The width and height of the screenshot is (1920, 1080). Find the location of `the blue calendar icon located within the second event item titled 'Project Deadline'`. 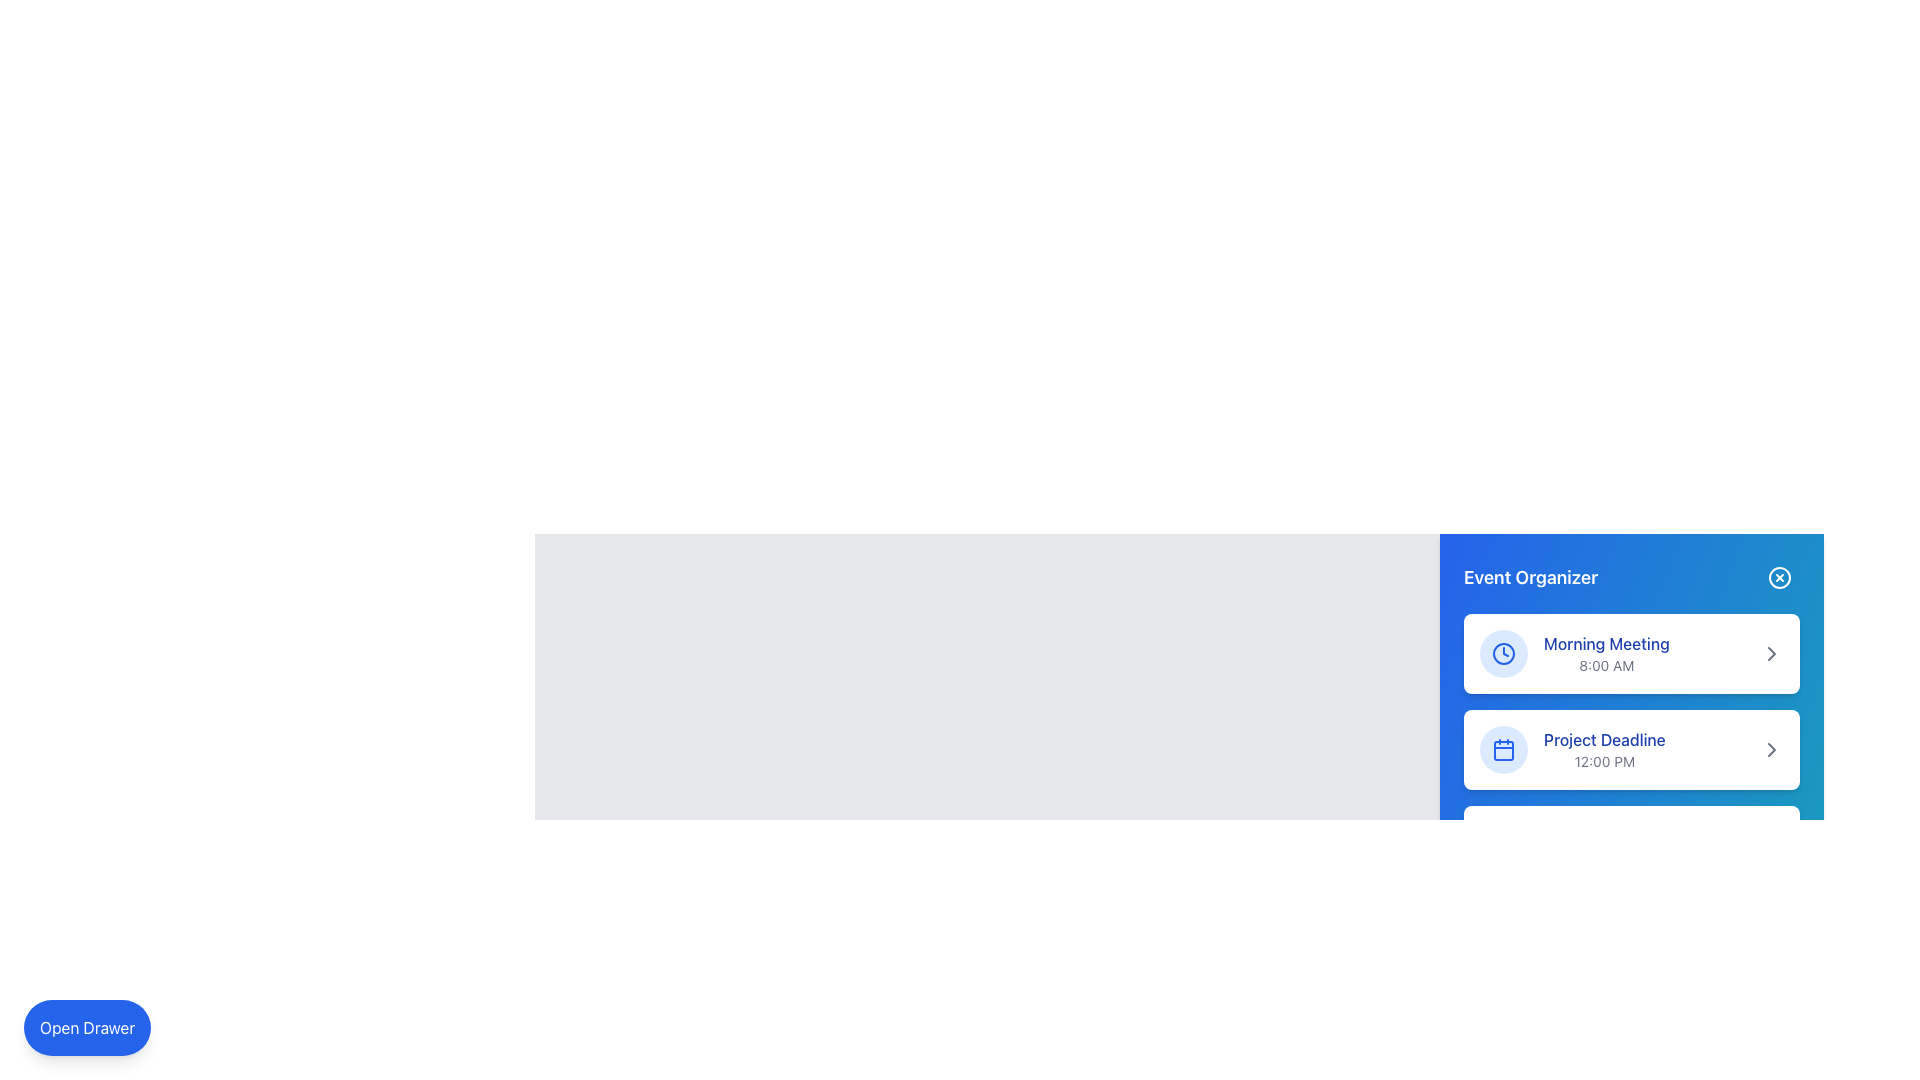

the blue calendar icon located within the second event item titled 'Project Deadline' is located at coordinates (1503, 749).